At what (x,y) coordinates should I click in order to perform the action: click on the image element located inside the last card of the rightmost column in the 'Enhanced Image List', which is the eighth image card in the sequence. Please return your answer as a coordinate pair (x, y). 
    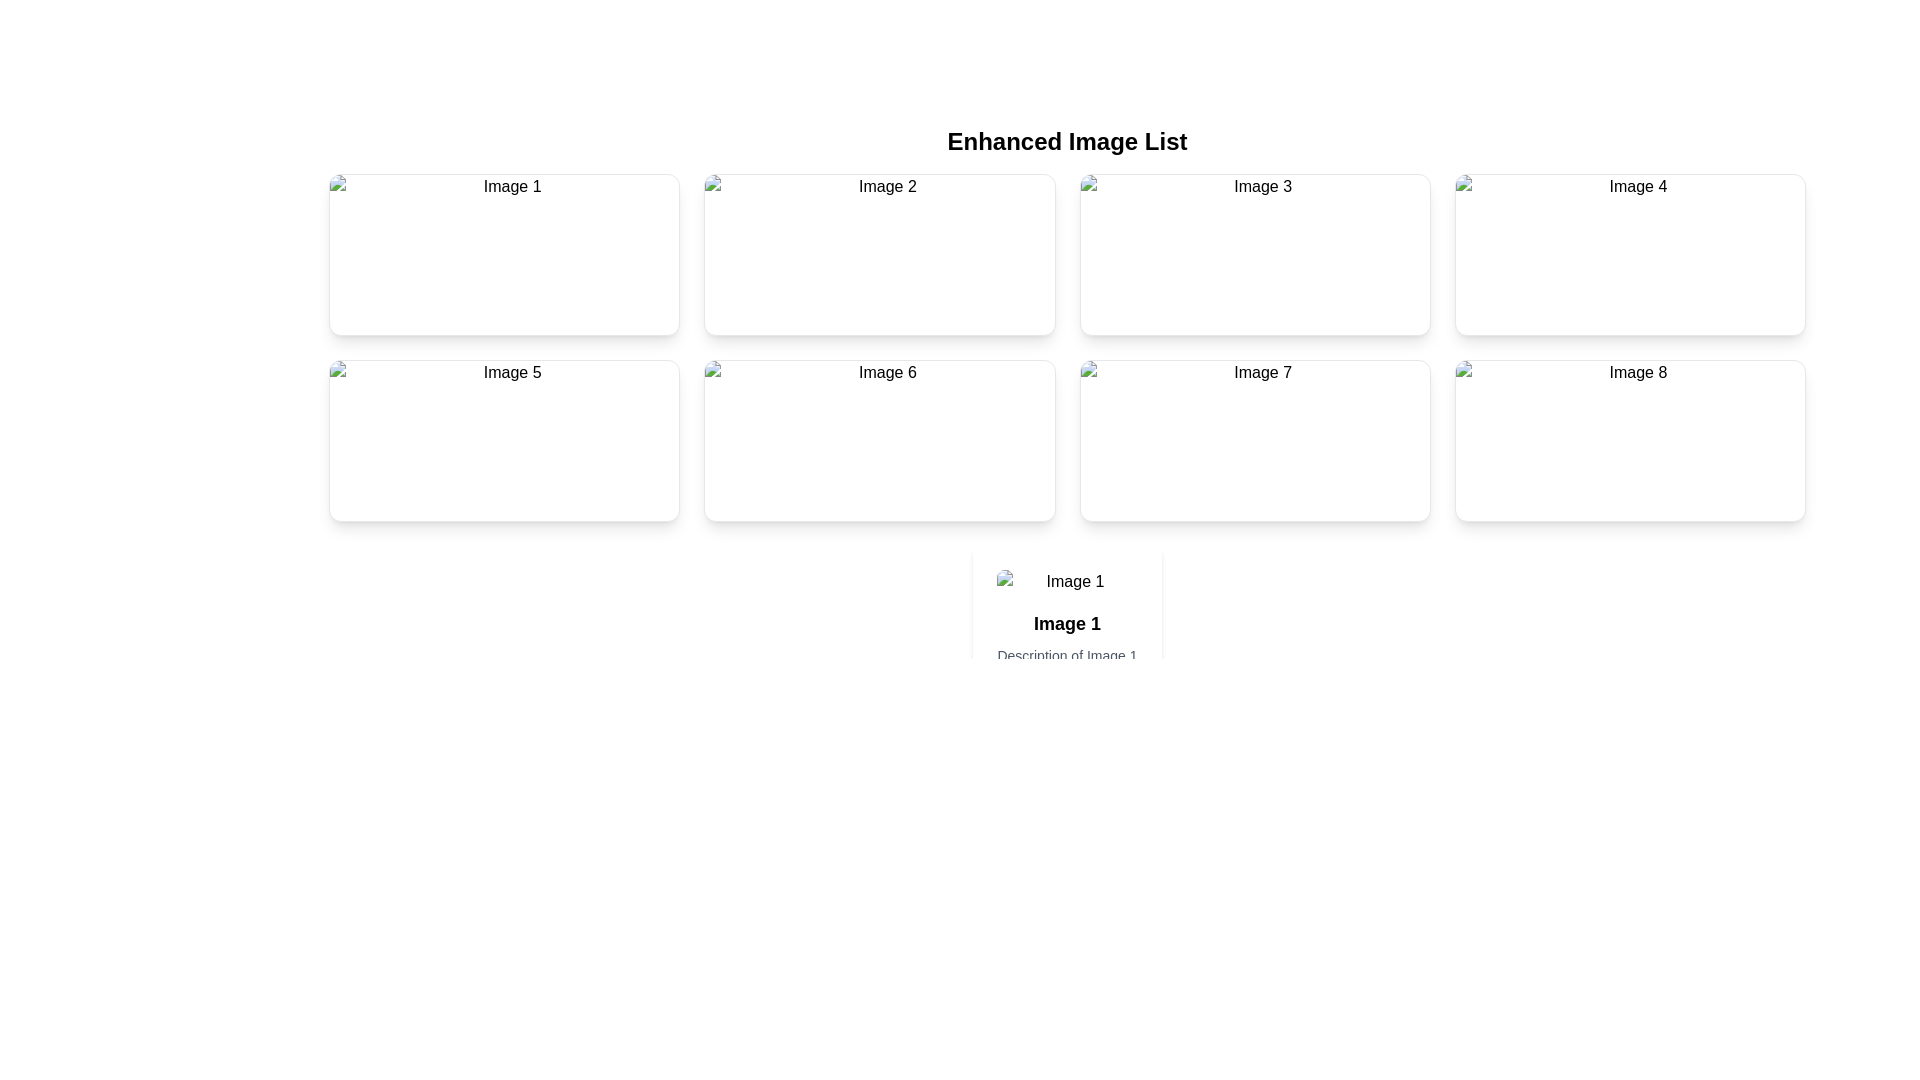
    Looking at the image, I should click on (1630, 439).